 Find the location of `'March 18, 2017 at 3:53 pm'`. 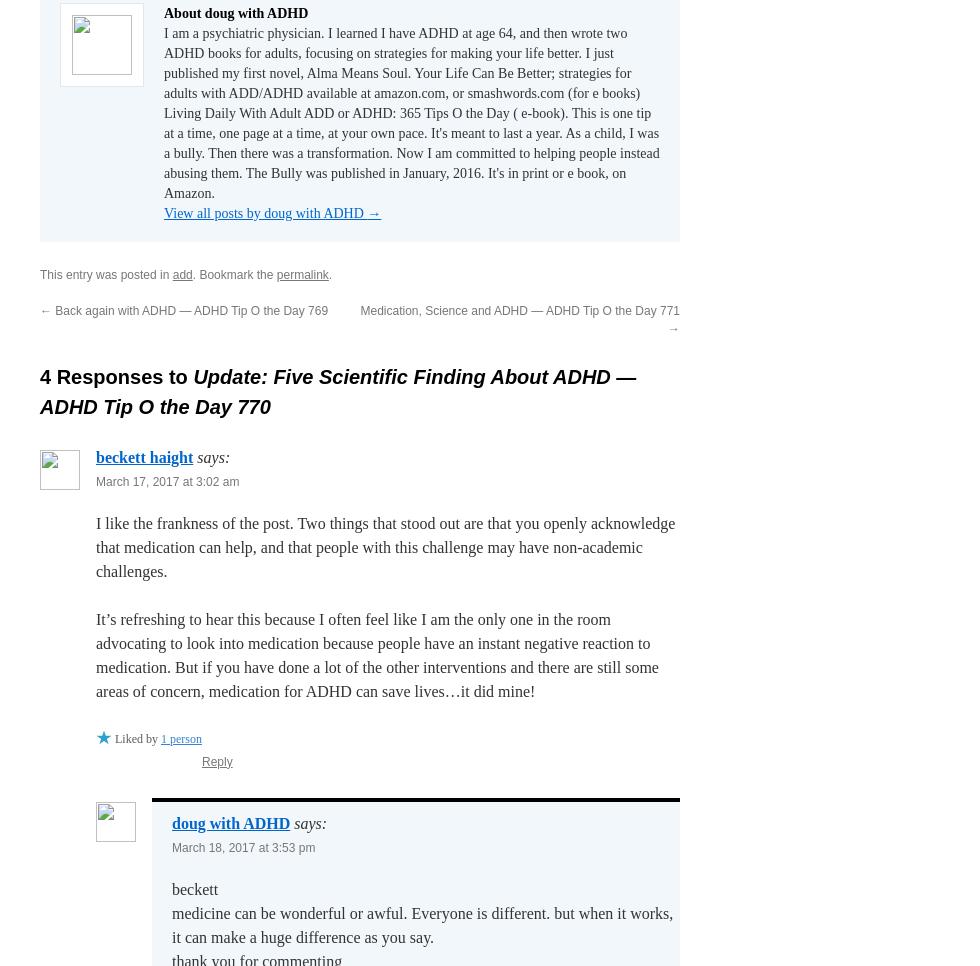

'March 18, 2017 at 3:53 pm' is located at coordinates (243, 845).